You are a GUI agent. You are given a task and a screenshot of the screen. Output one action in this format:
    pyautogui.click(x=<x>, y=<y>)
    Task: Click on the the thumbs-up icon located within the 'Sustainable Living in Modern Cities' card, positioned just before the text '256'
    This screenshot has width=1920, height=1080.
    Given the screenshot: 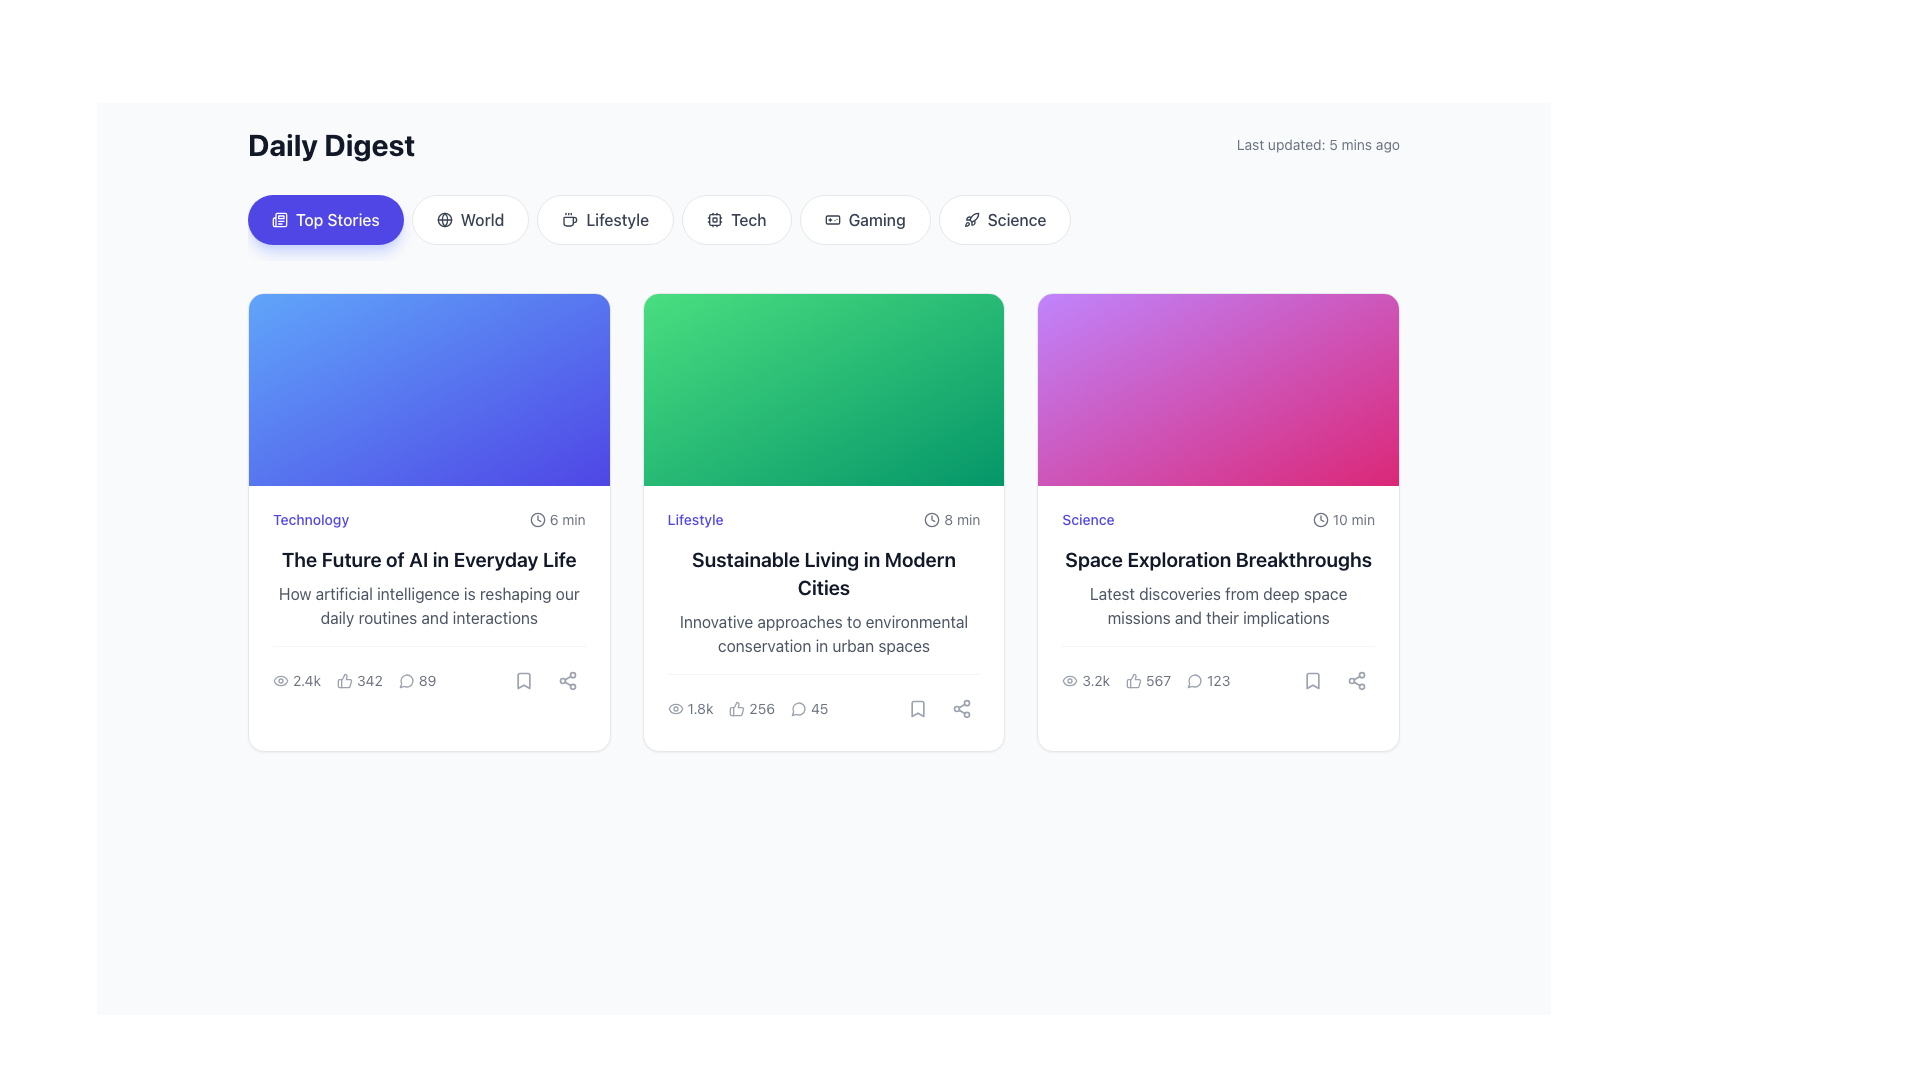 What is the action you would take?
    pyautogui.click(x=736, y=708)
    